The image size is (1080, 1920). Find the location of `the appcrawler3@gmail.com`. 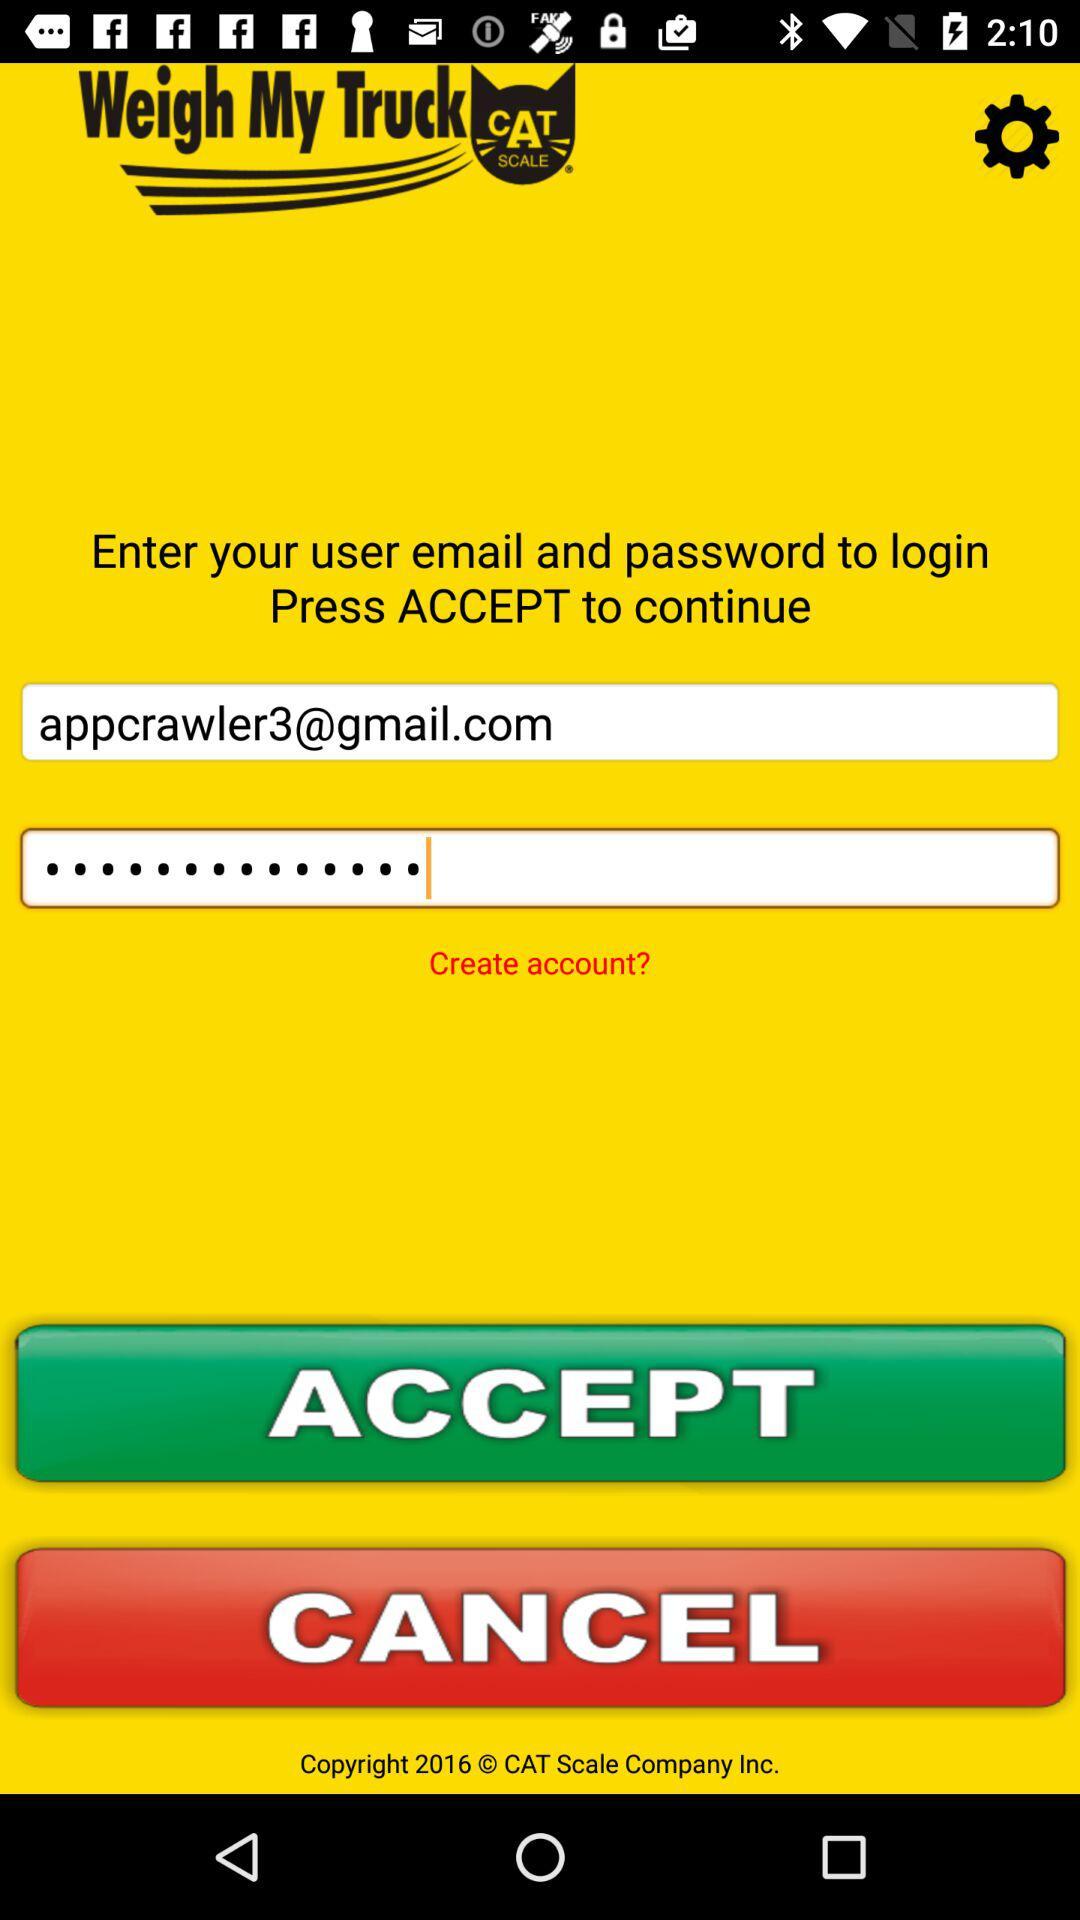

the appcrawler3@gmail.com is located at coordinates (540, 720).